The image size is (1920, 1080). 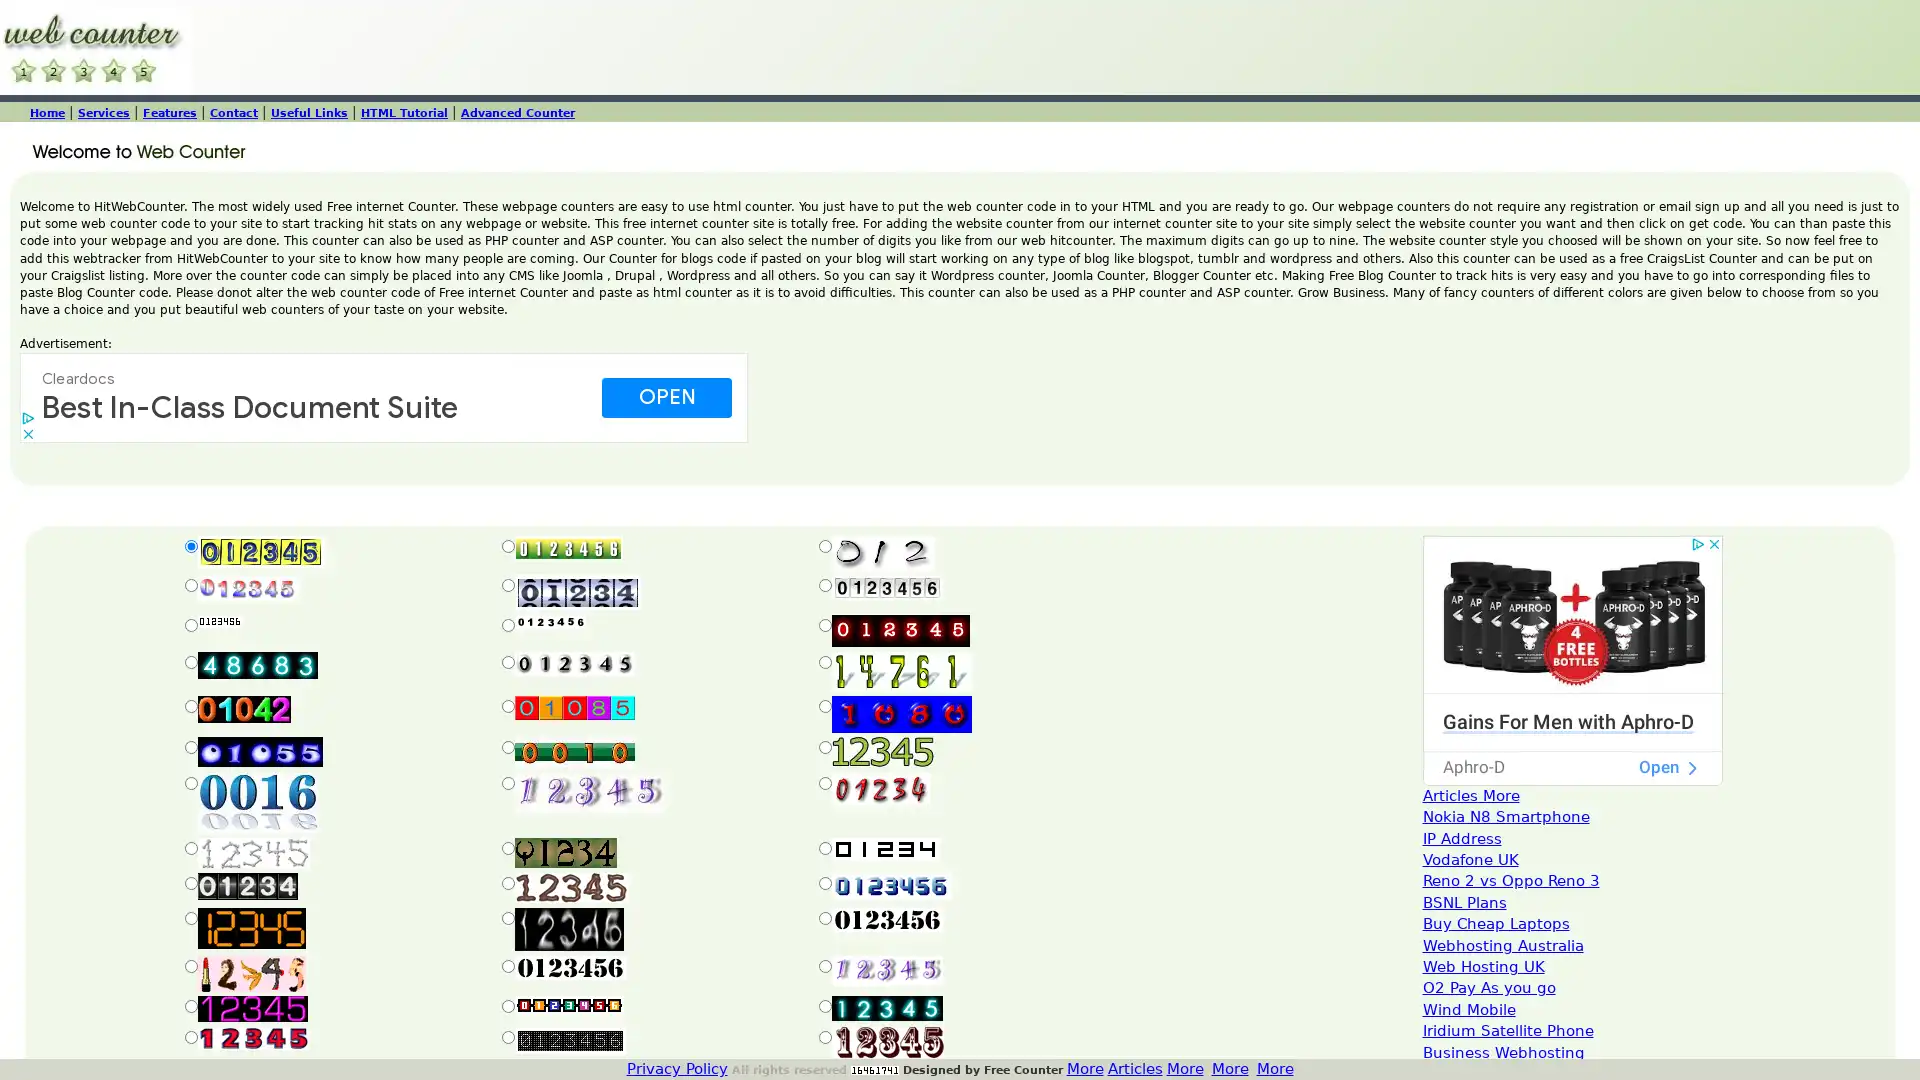 What do you see at coordinates (886, 920) in the screenshot?
I see `Submit` at bounding box center [886, 920].